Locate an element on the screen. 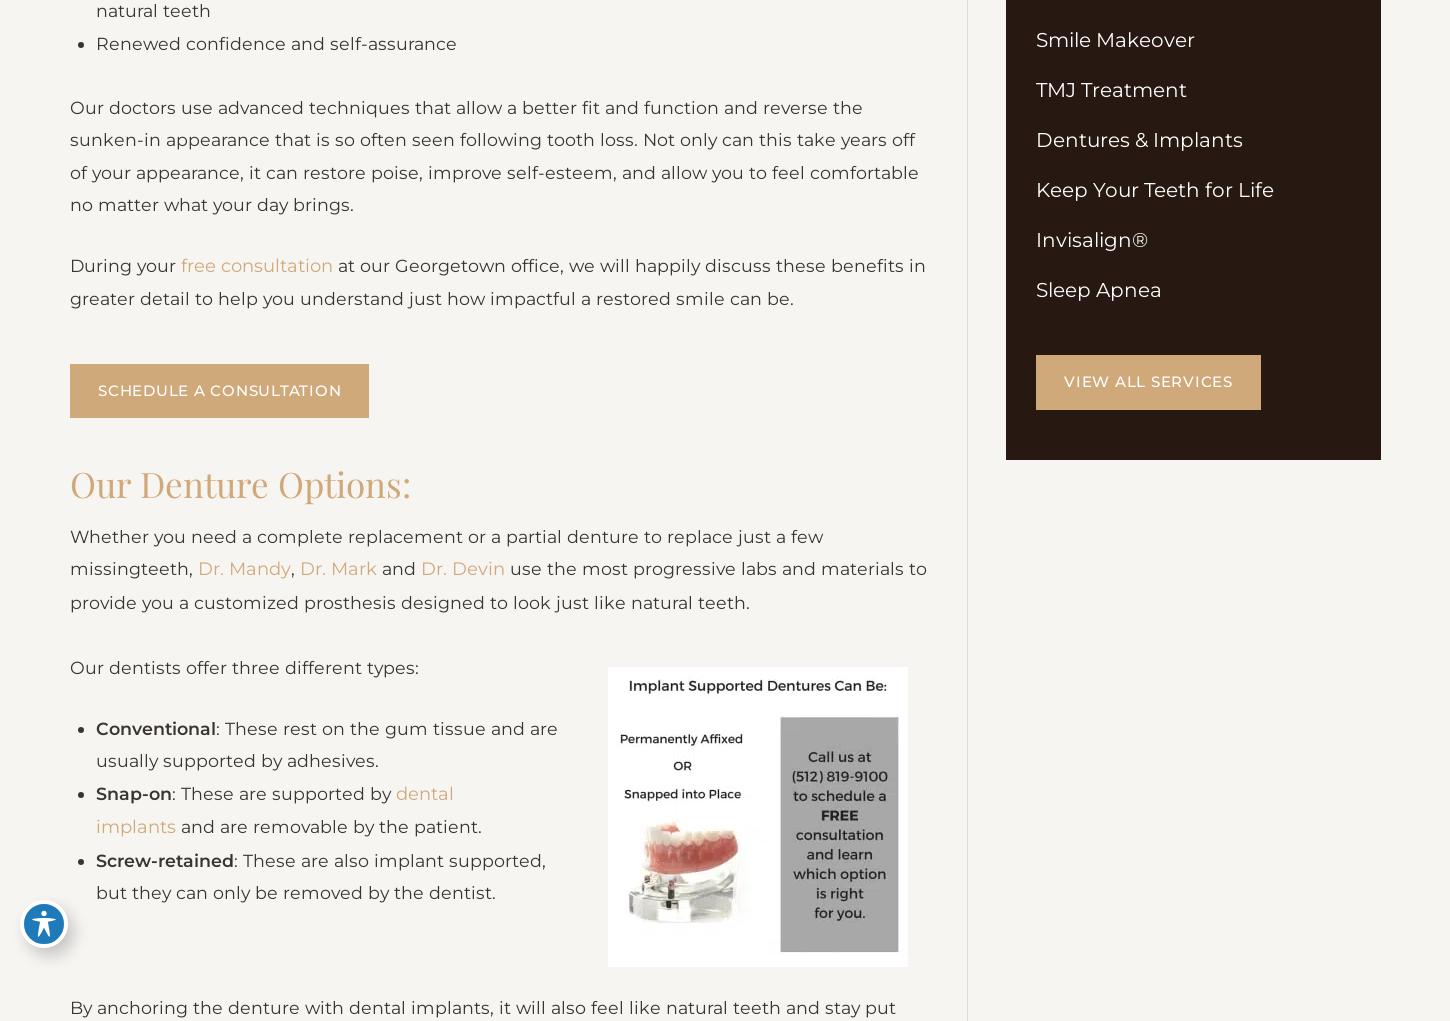 The image size is (1450, 1021). 'Dr. Devin' is located at coordinates (461, 595).